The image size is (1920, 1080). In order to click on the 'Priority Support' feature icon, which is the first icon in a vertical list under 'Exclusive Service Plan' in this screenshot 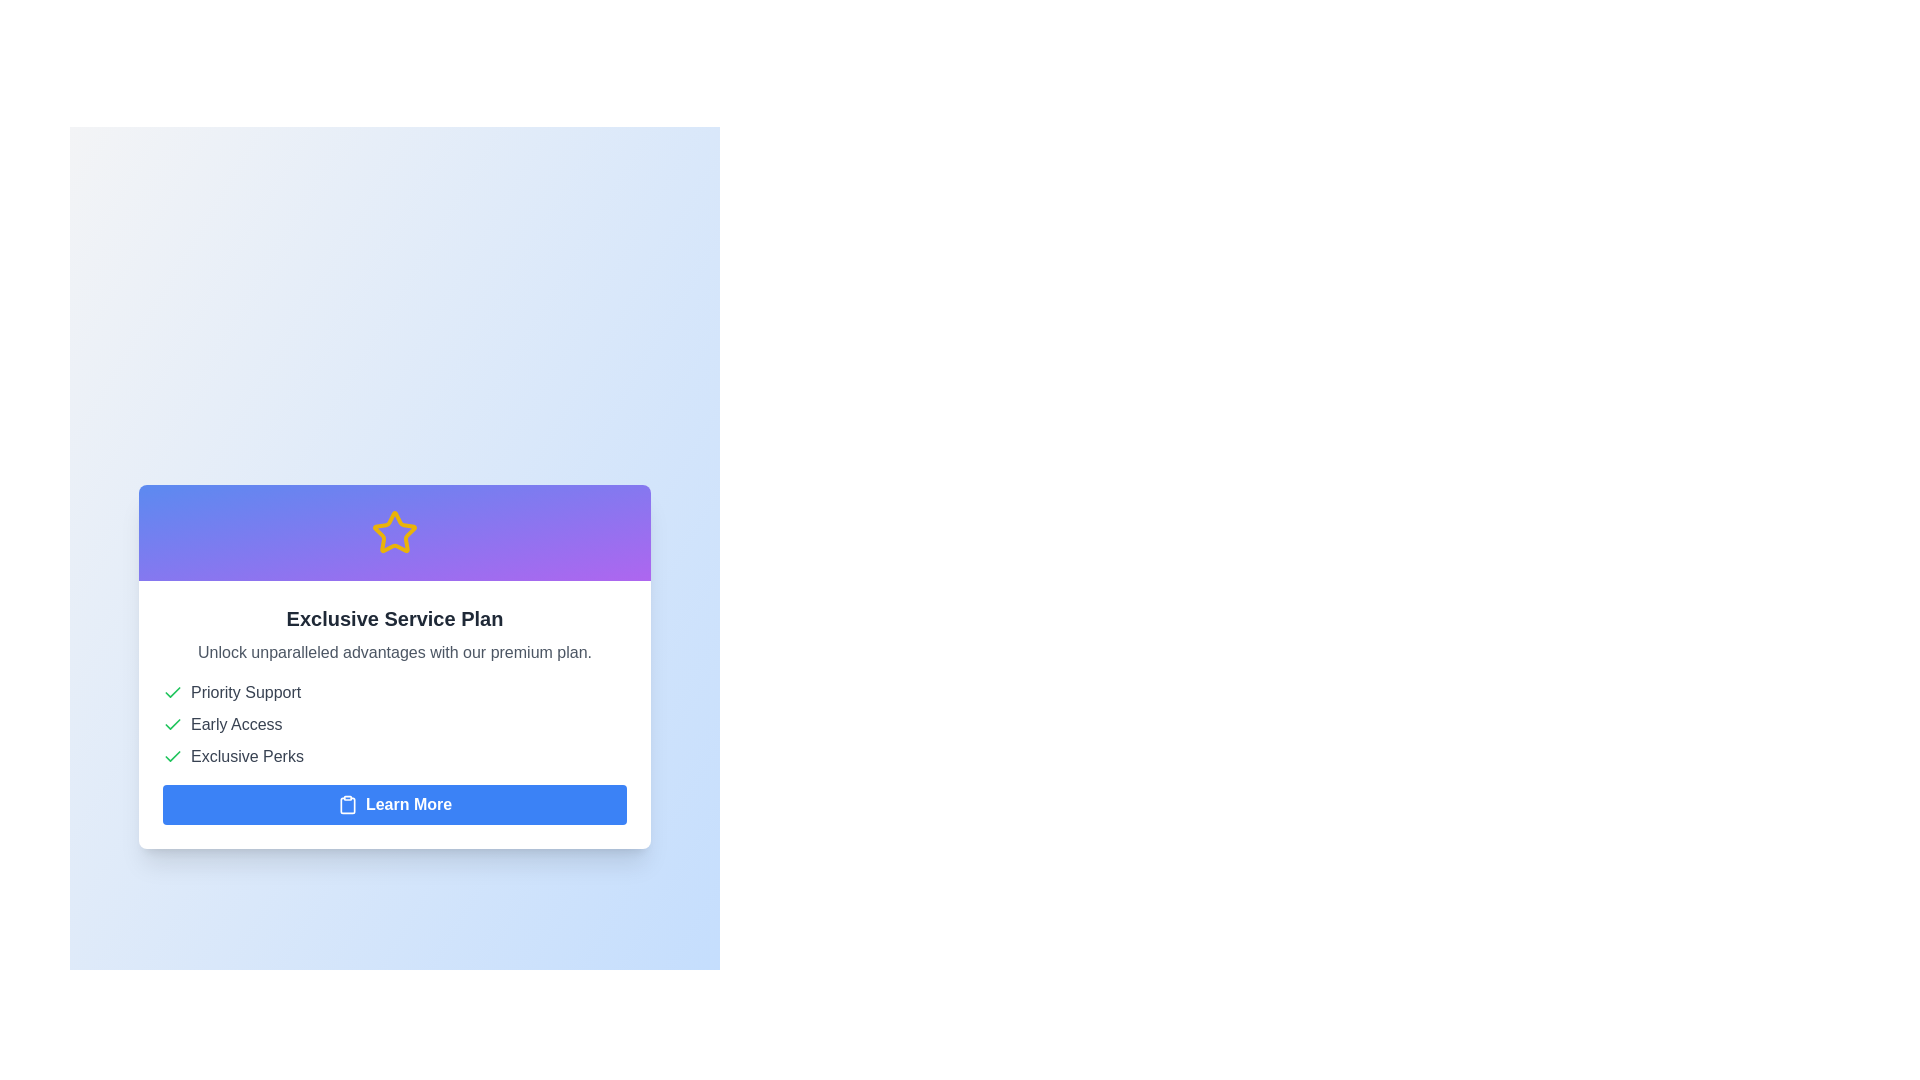, I will do `click(172, 692)`.